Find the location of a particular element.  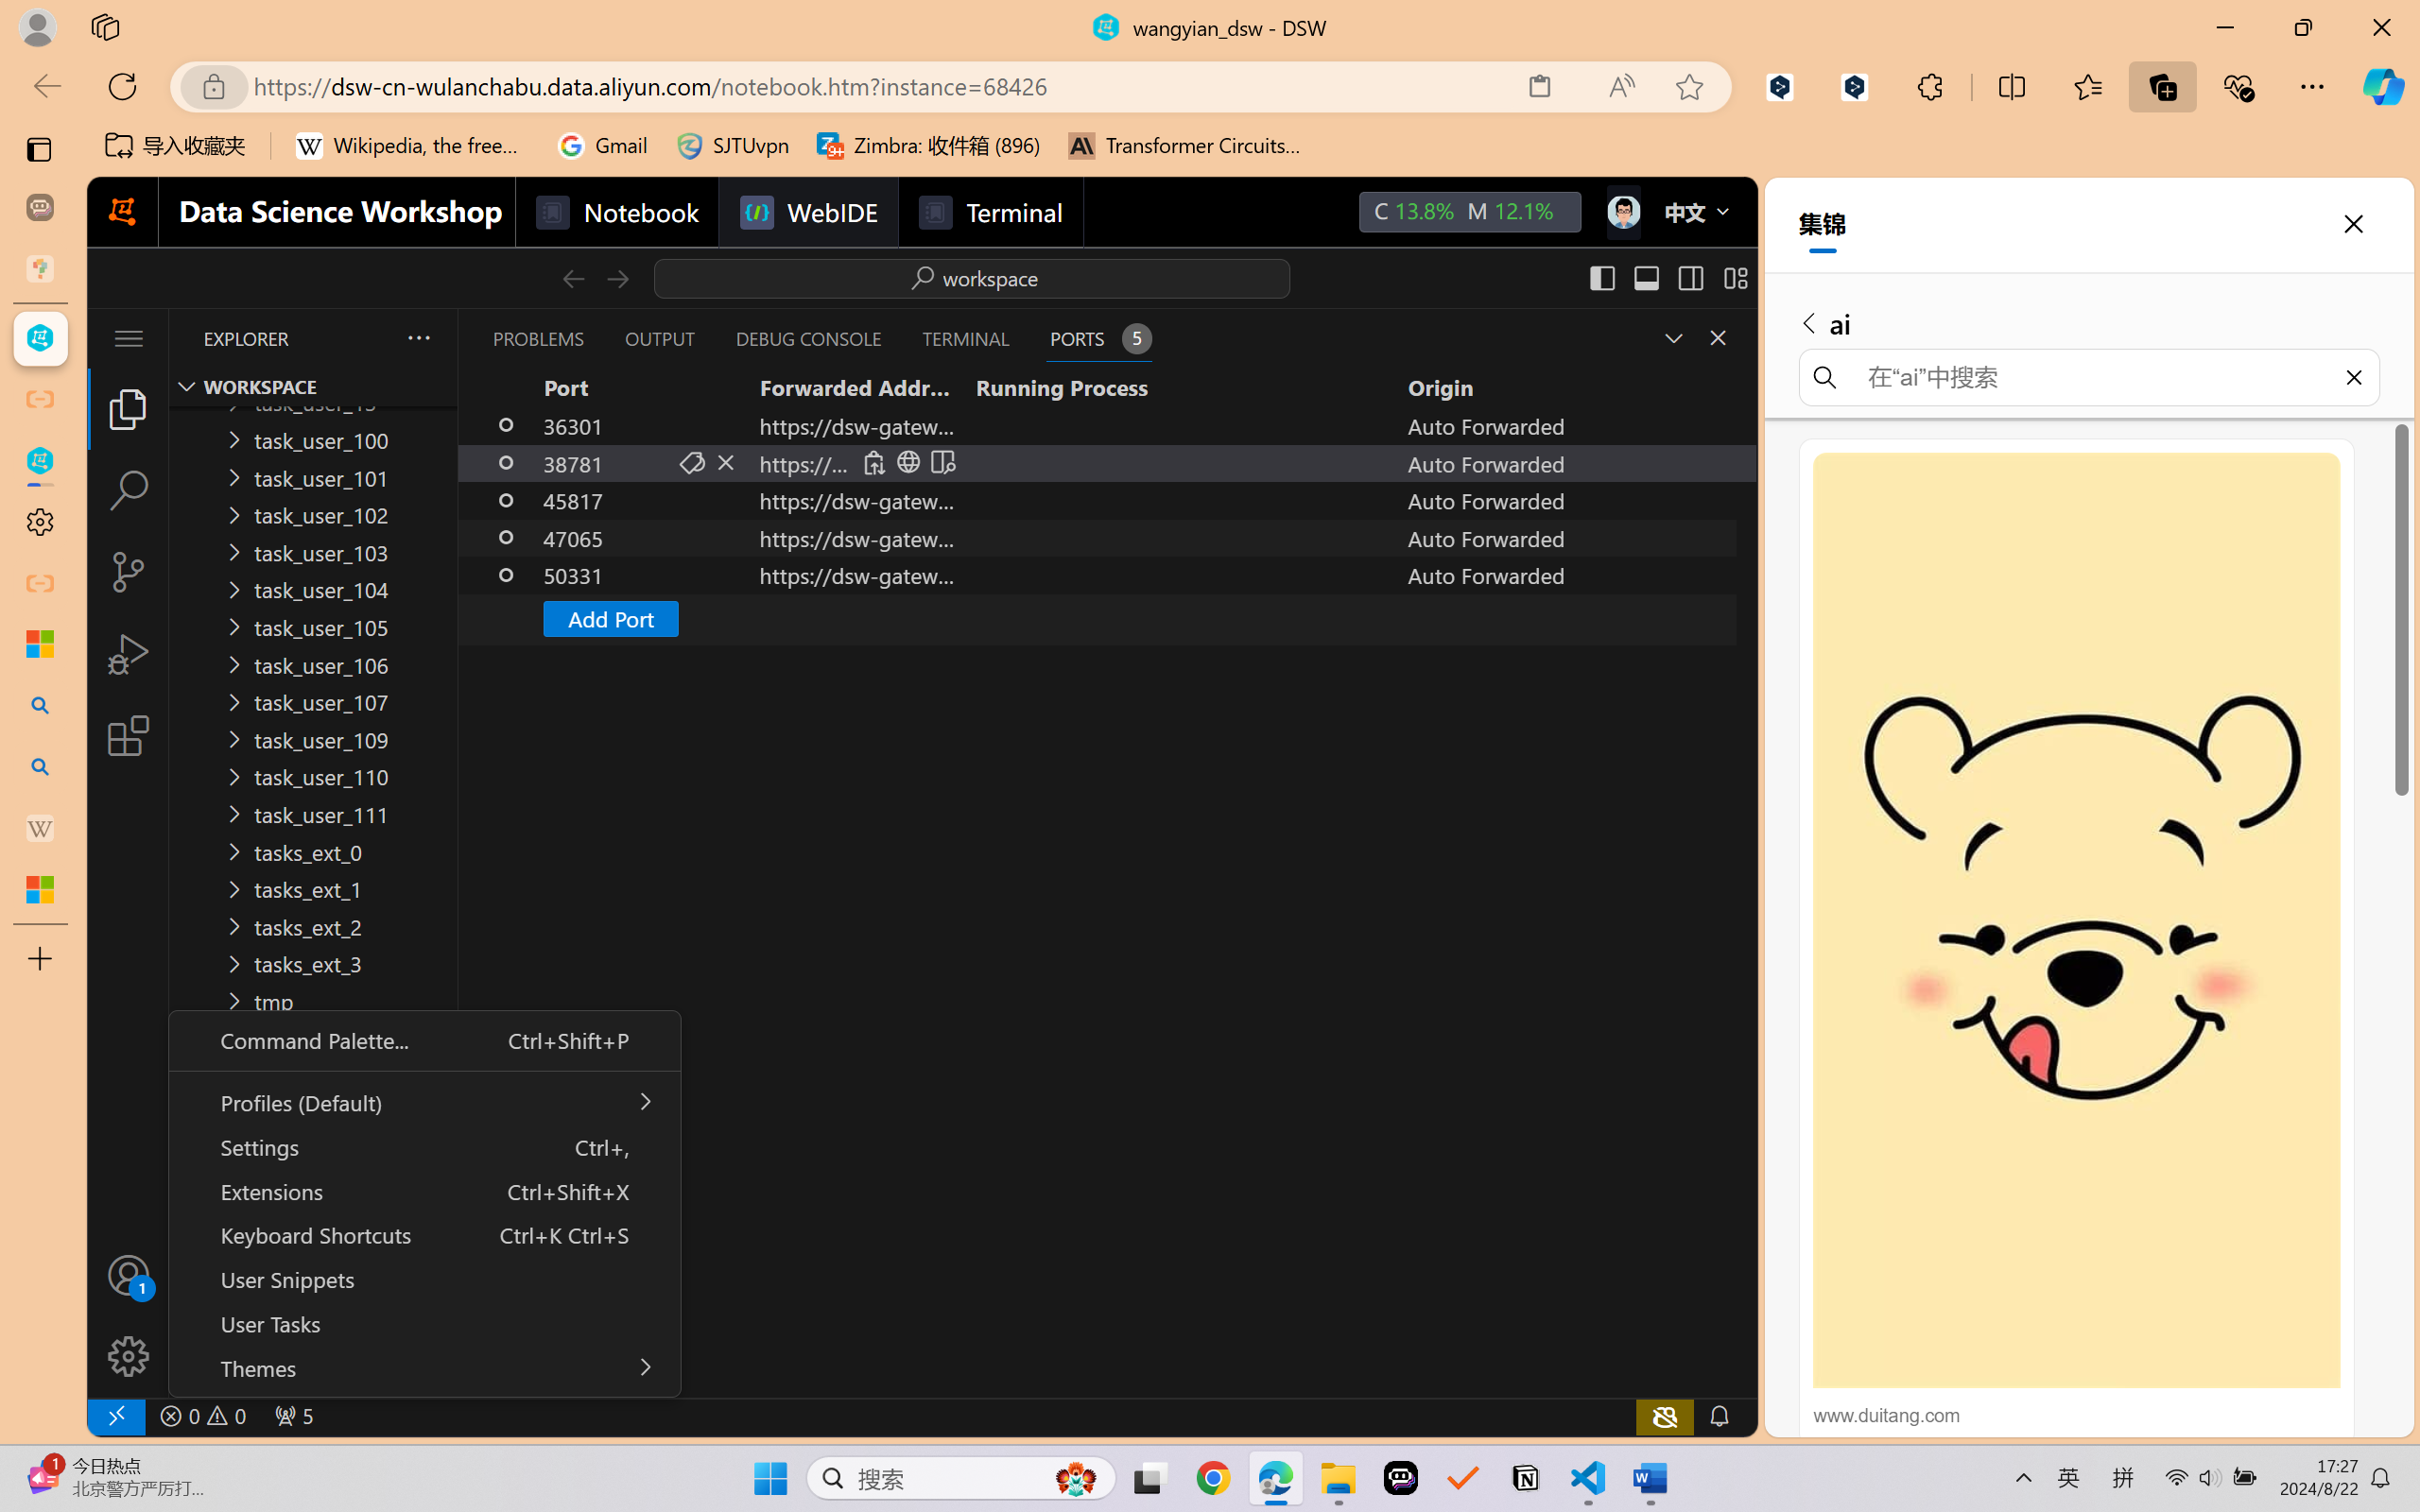

'WebIDE' is located at coordinates (807, 211).